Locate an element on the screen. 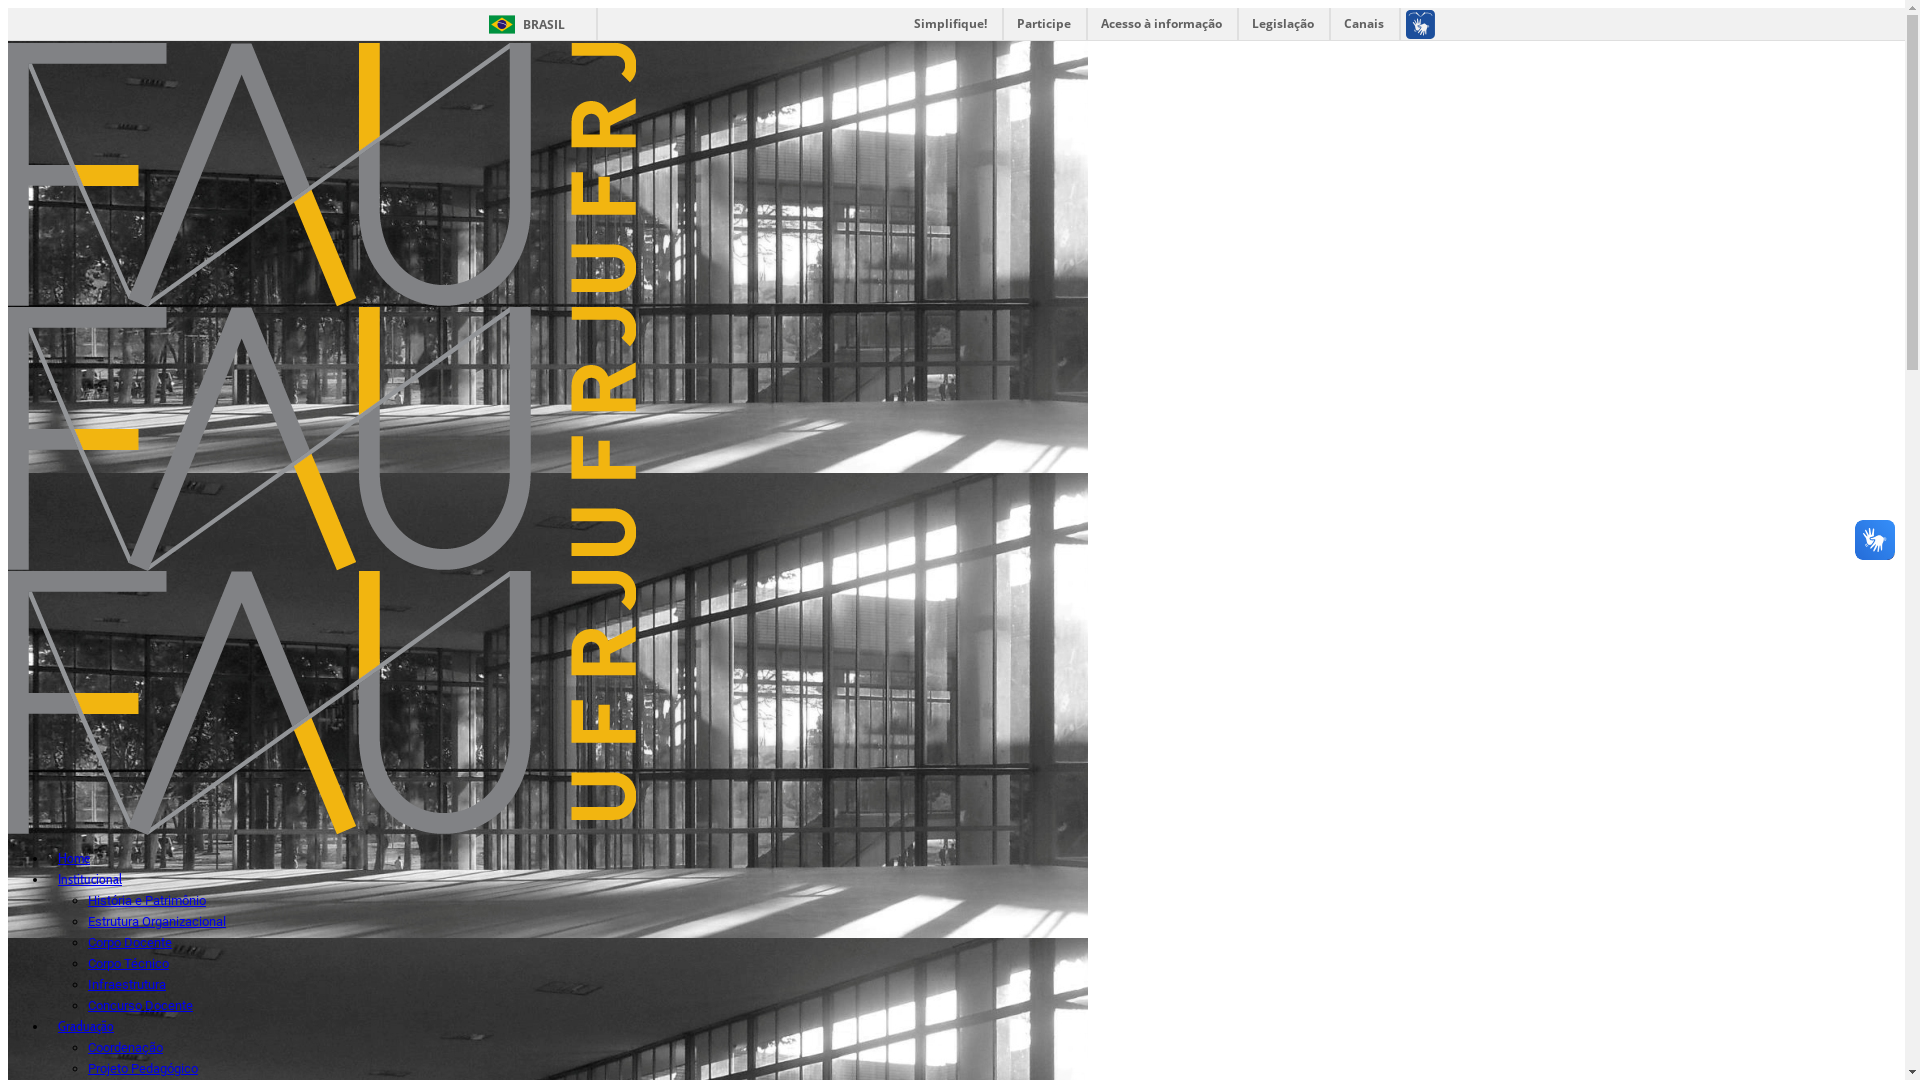  'Simplifique!' is located at coordinates (949, 23).